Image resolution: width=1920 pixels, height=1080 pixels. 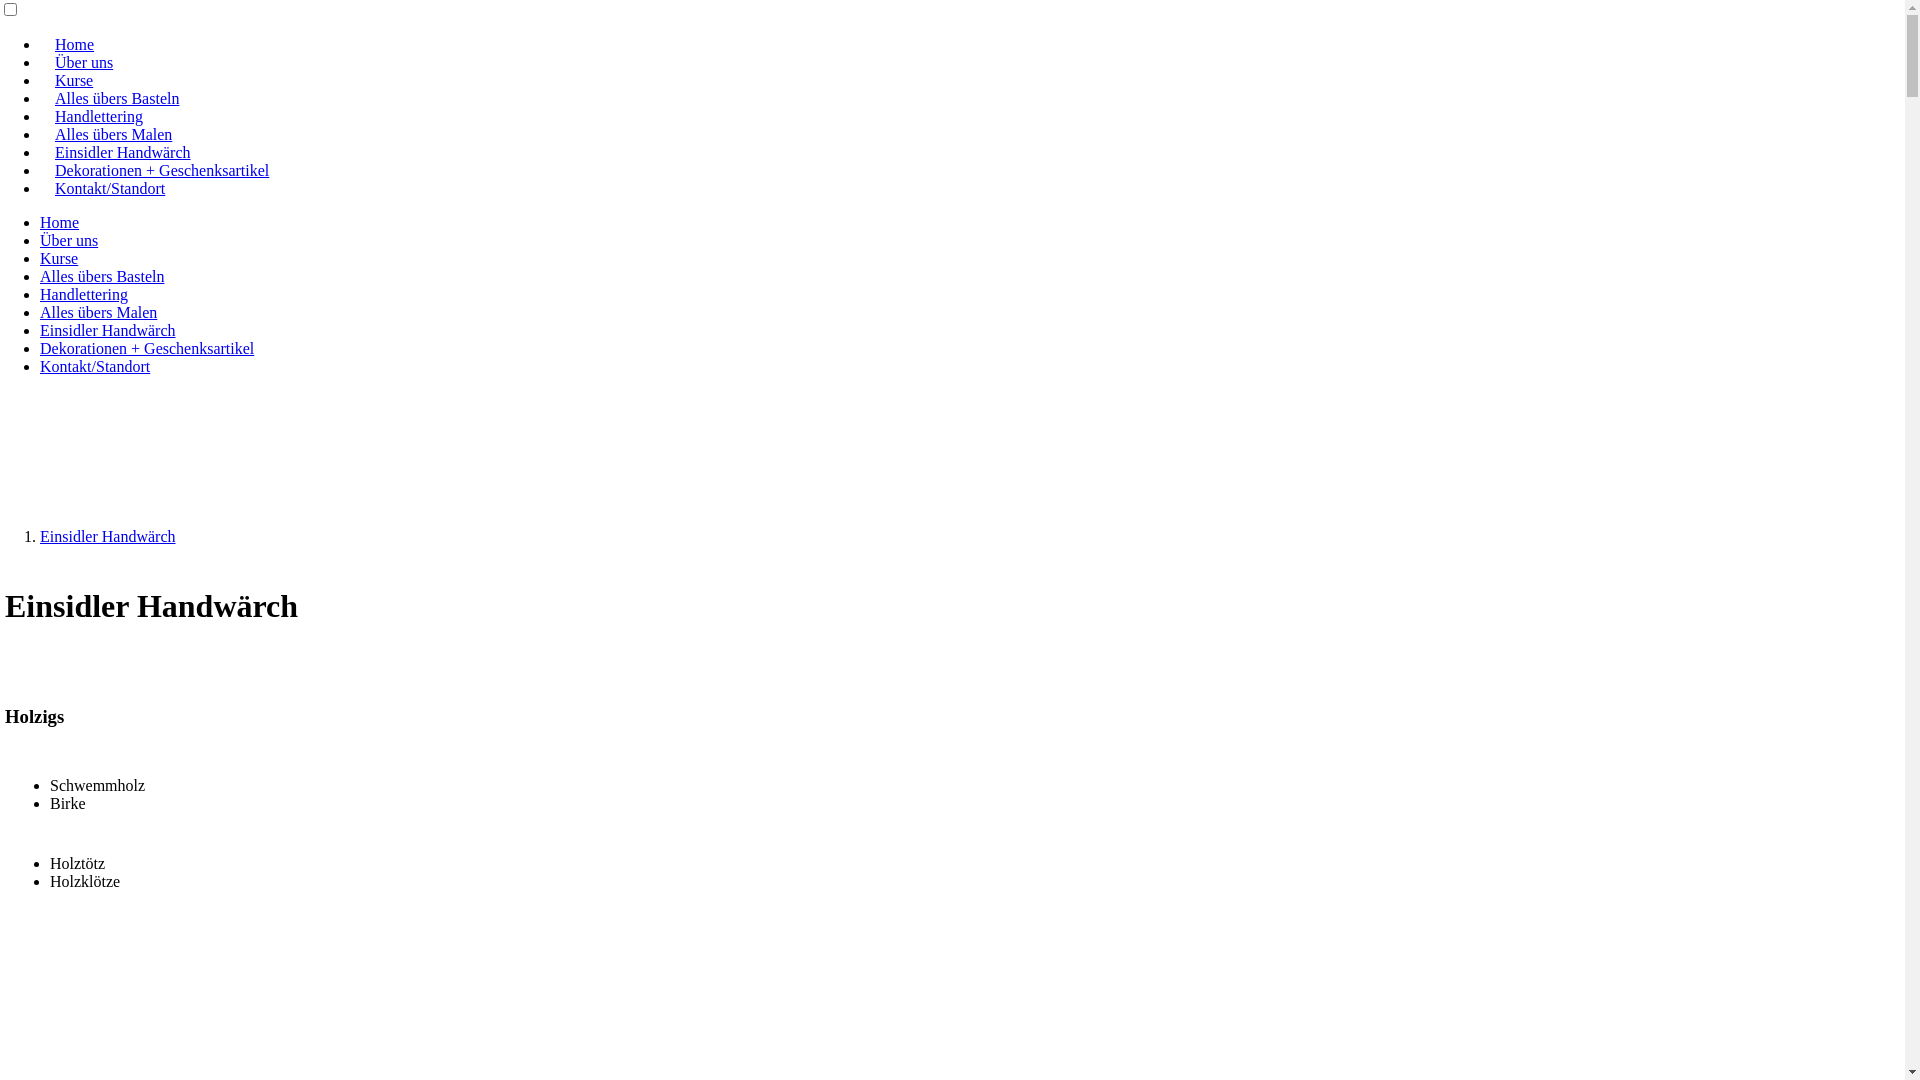 I want to click on 'Dekorationen + Geschenksartikel', so click(x=146, y=347).